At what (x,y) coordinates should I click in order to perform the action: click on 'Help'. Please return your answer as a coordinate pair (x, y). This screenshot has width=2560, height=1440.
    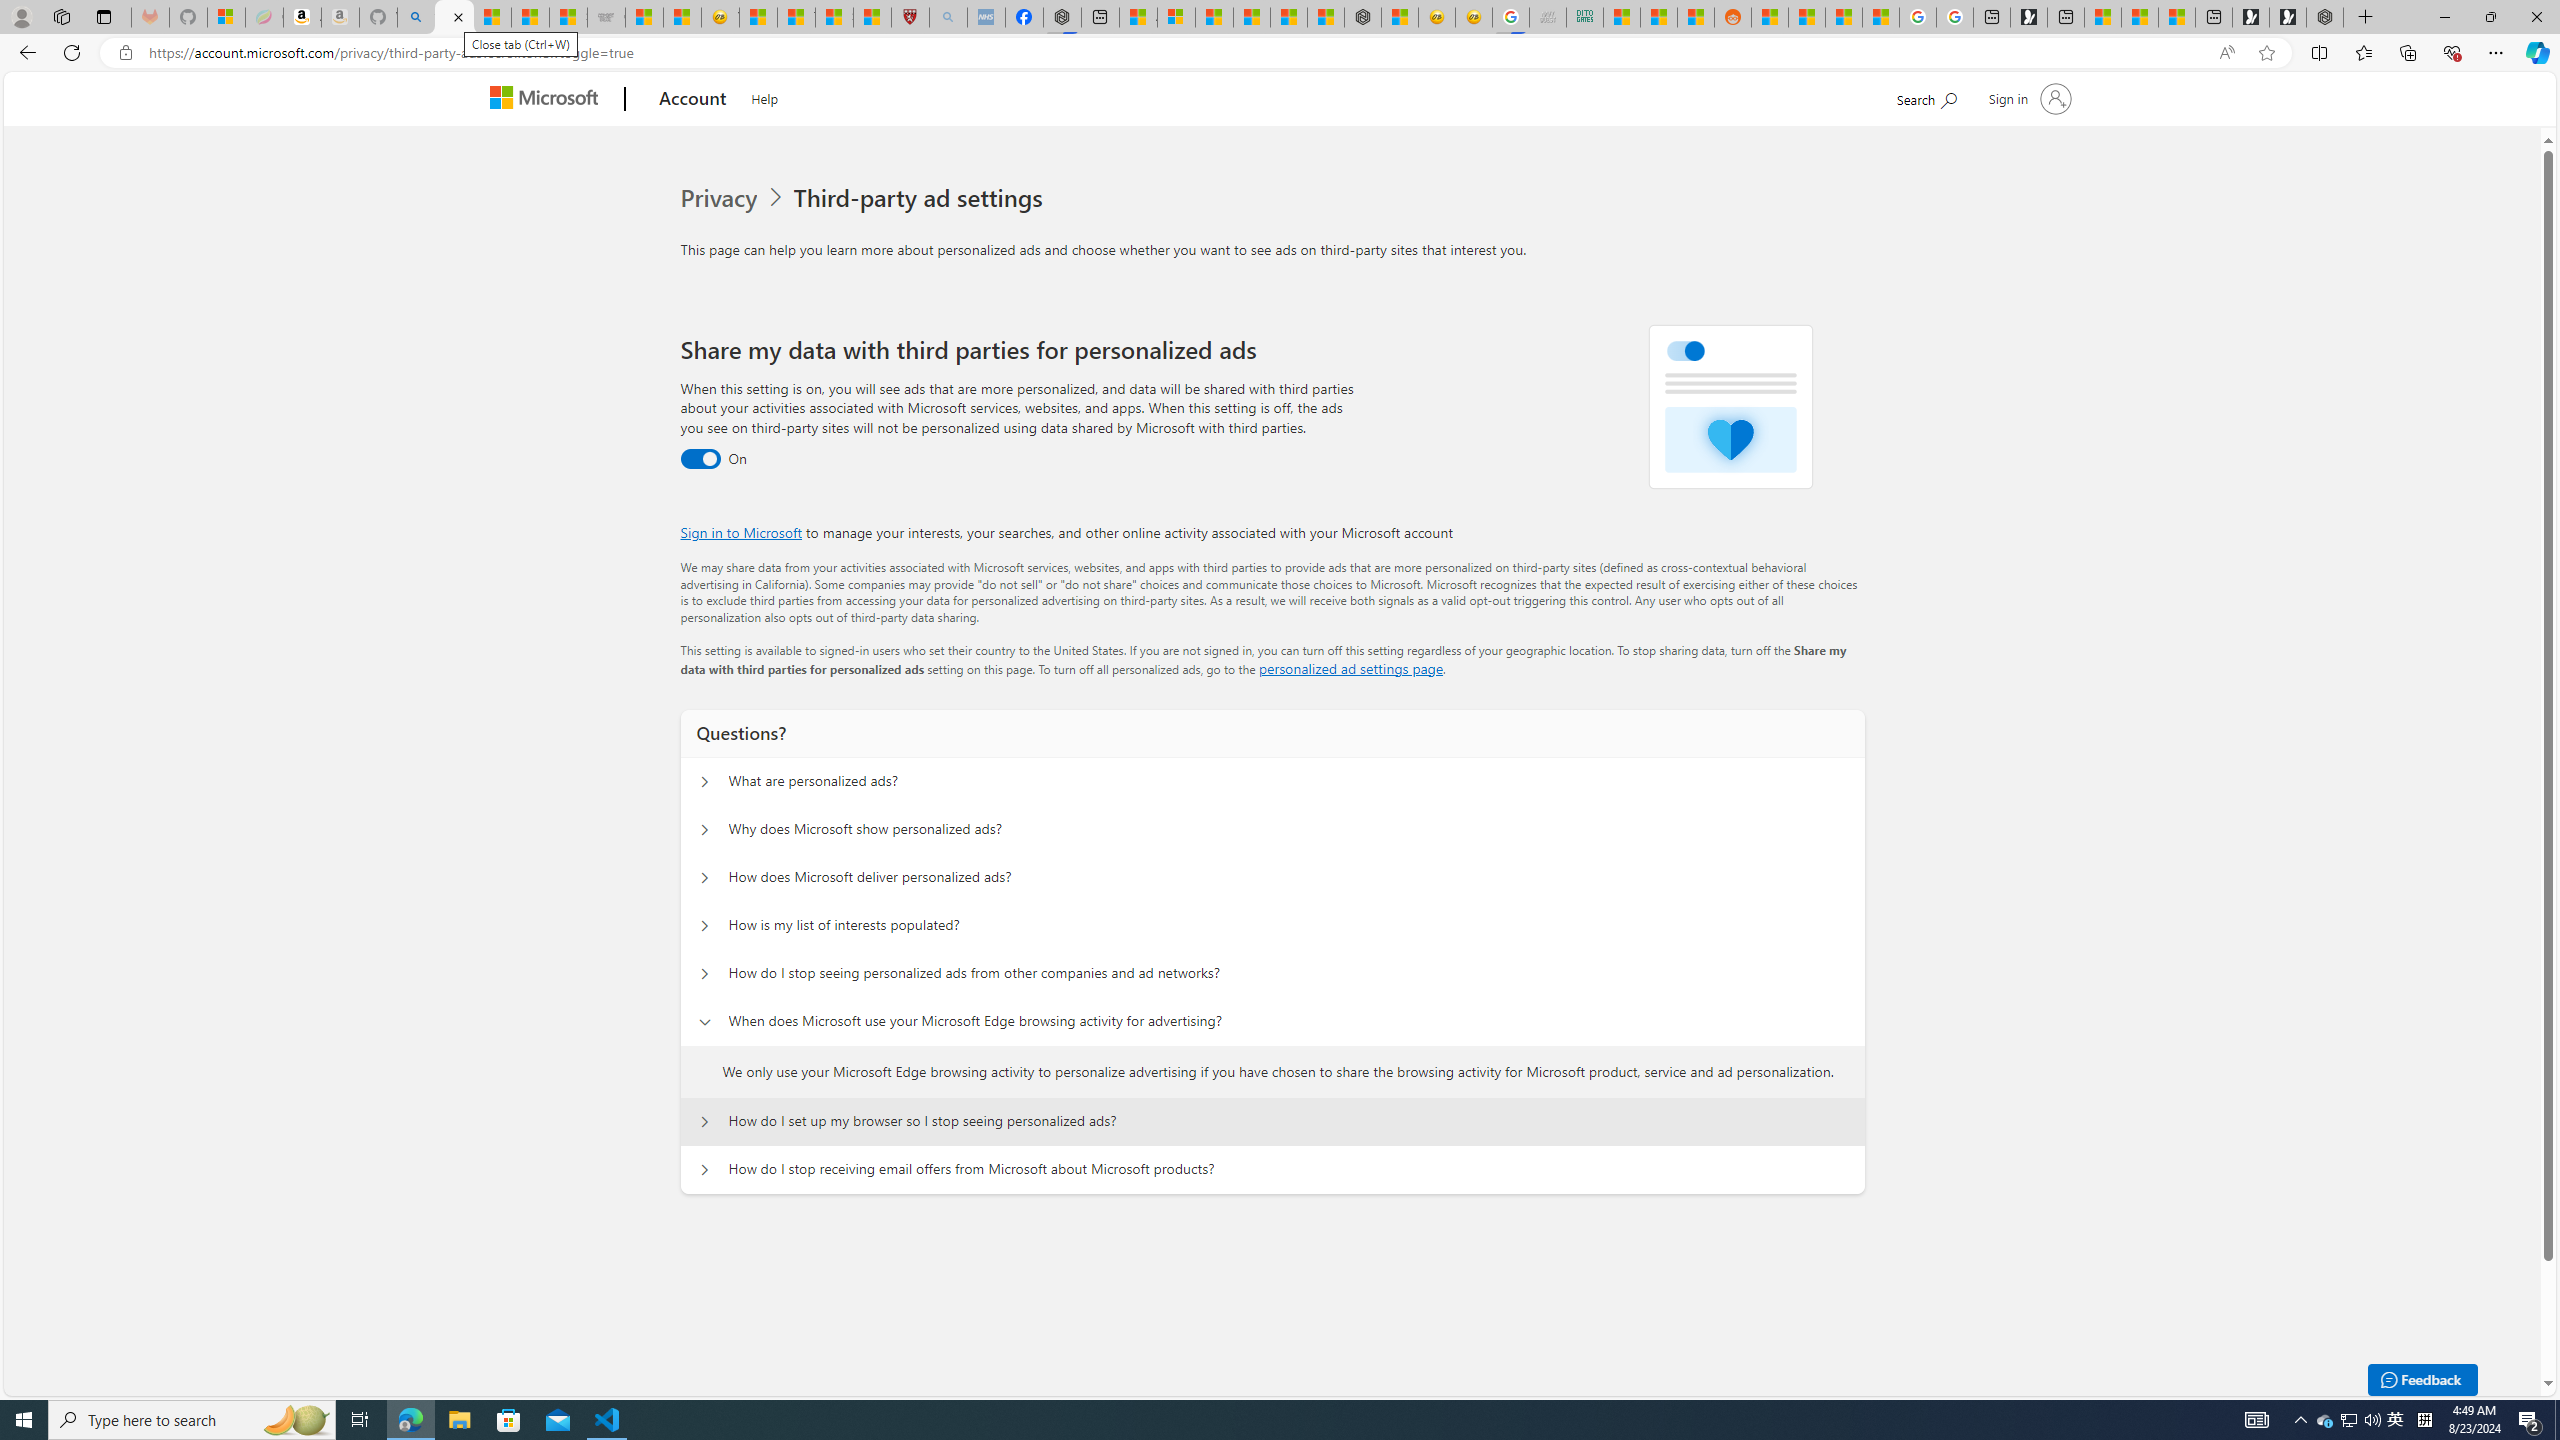
    Looking at the image, I should click on (765, 96).